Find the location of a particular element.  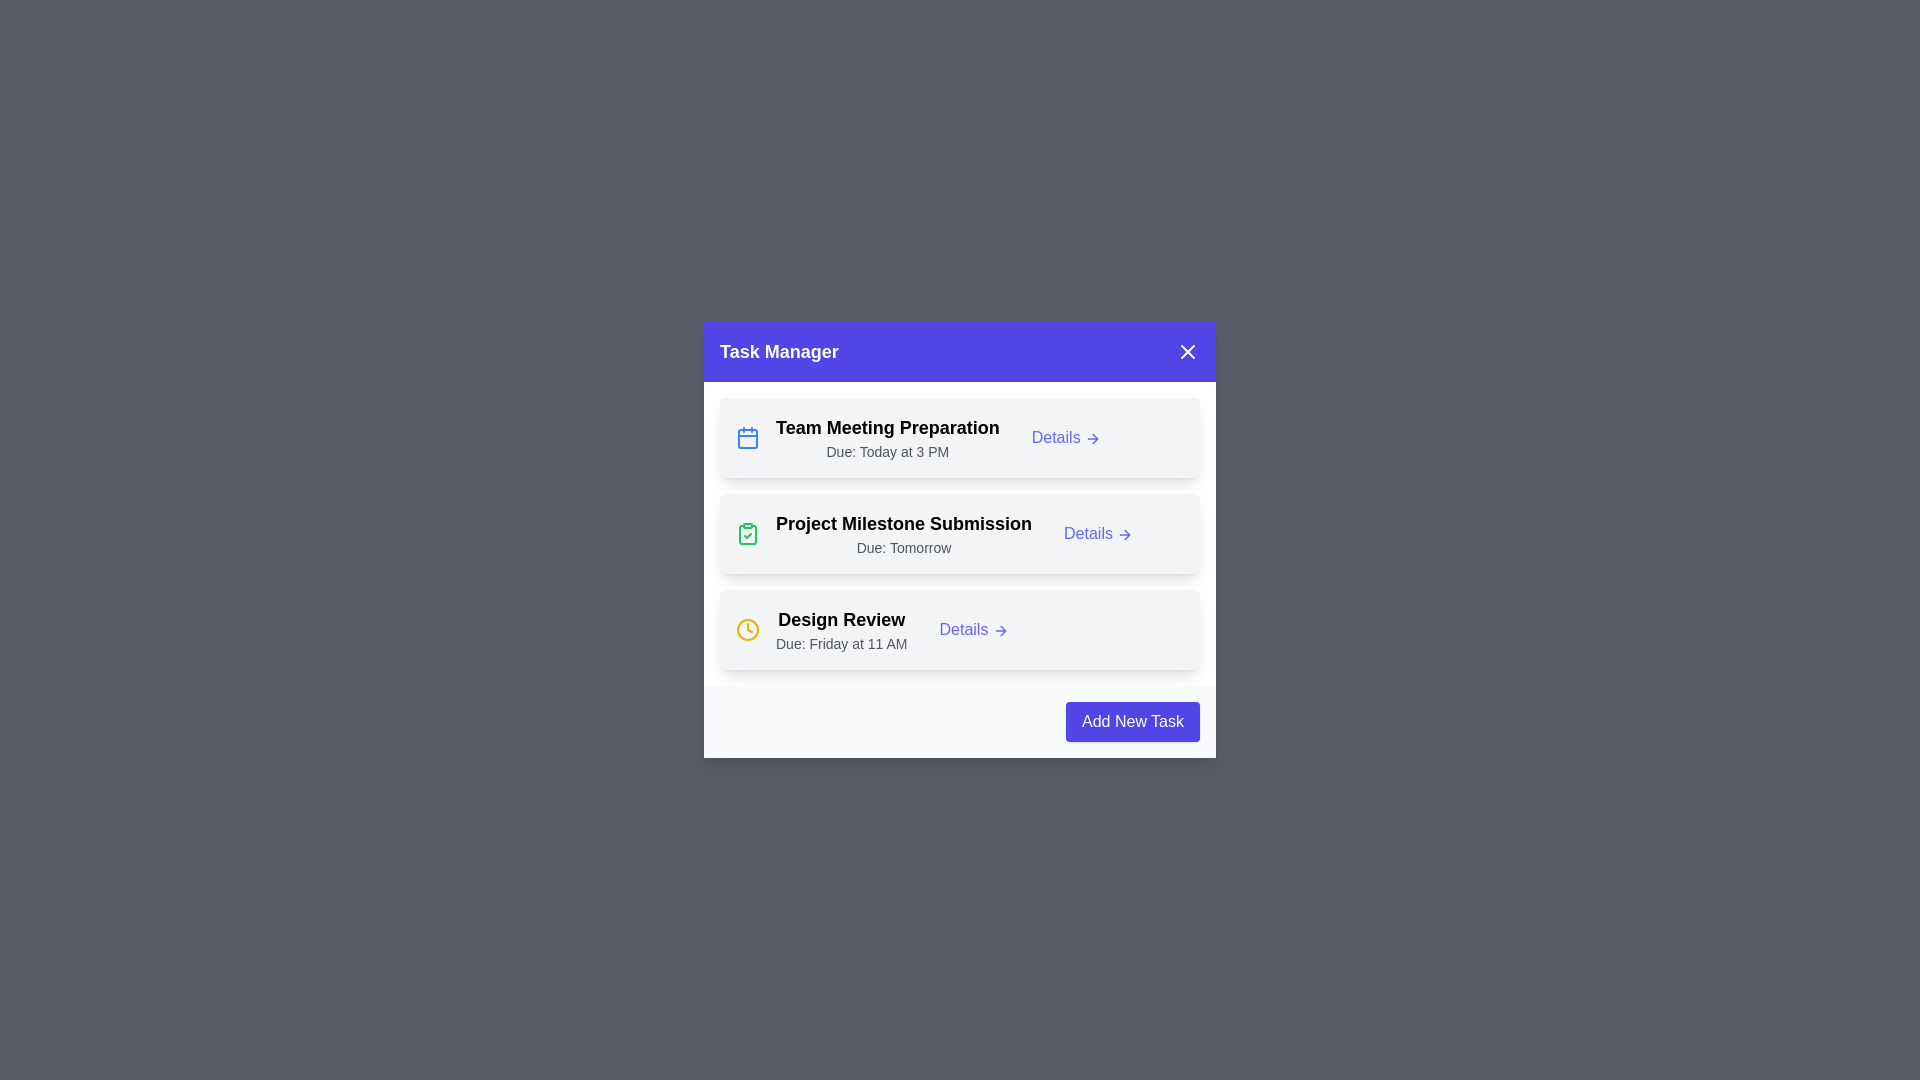

the circular clock icon with a yellow outline located in the 'Design Review' section, positioned next to the text 'Design Review' is located at coordinates (747, 628).